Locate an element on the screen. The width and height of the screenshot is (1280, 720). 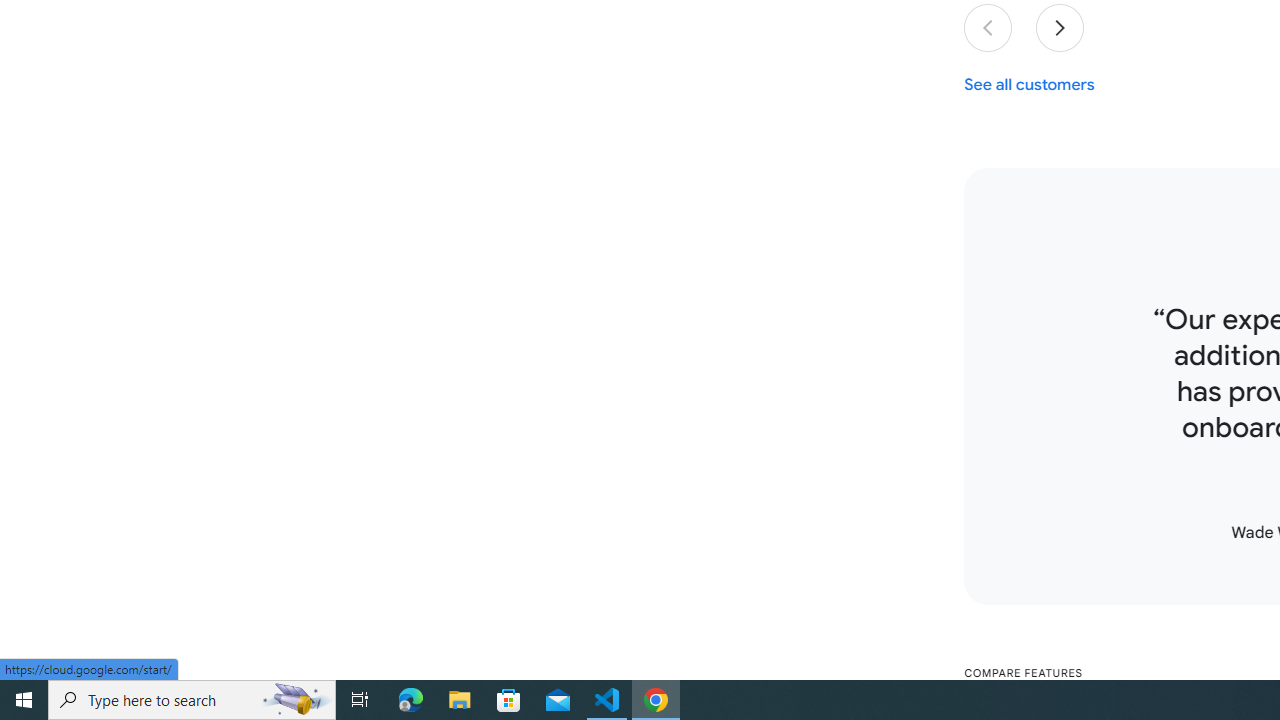
'Next slide' is located at coordinates (1059, 28).